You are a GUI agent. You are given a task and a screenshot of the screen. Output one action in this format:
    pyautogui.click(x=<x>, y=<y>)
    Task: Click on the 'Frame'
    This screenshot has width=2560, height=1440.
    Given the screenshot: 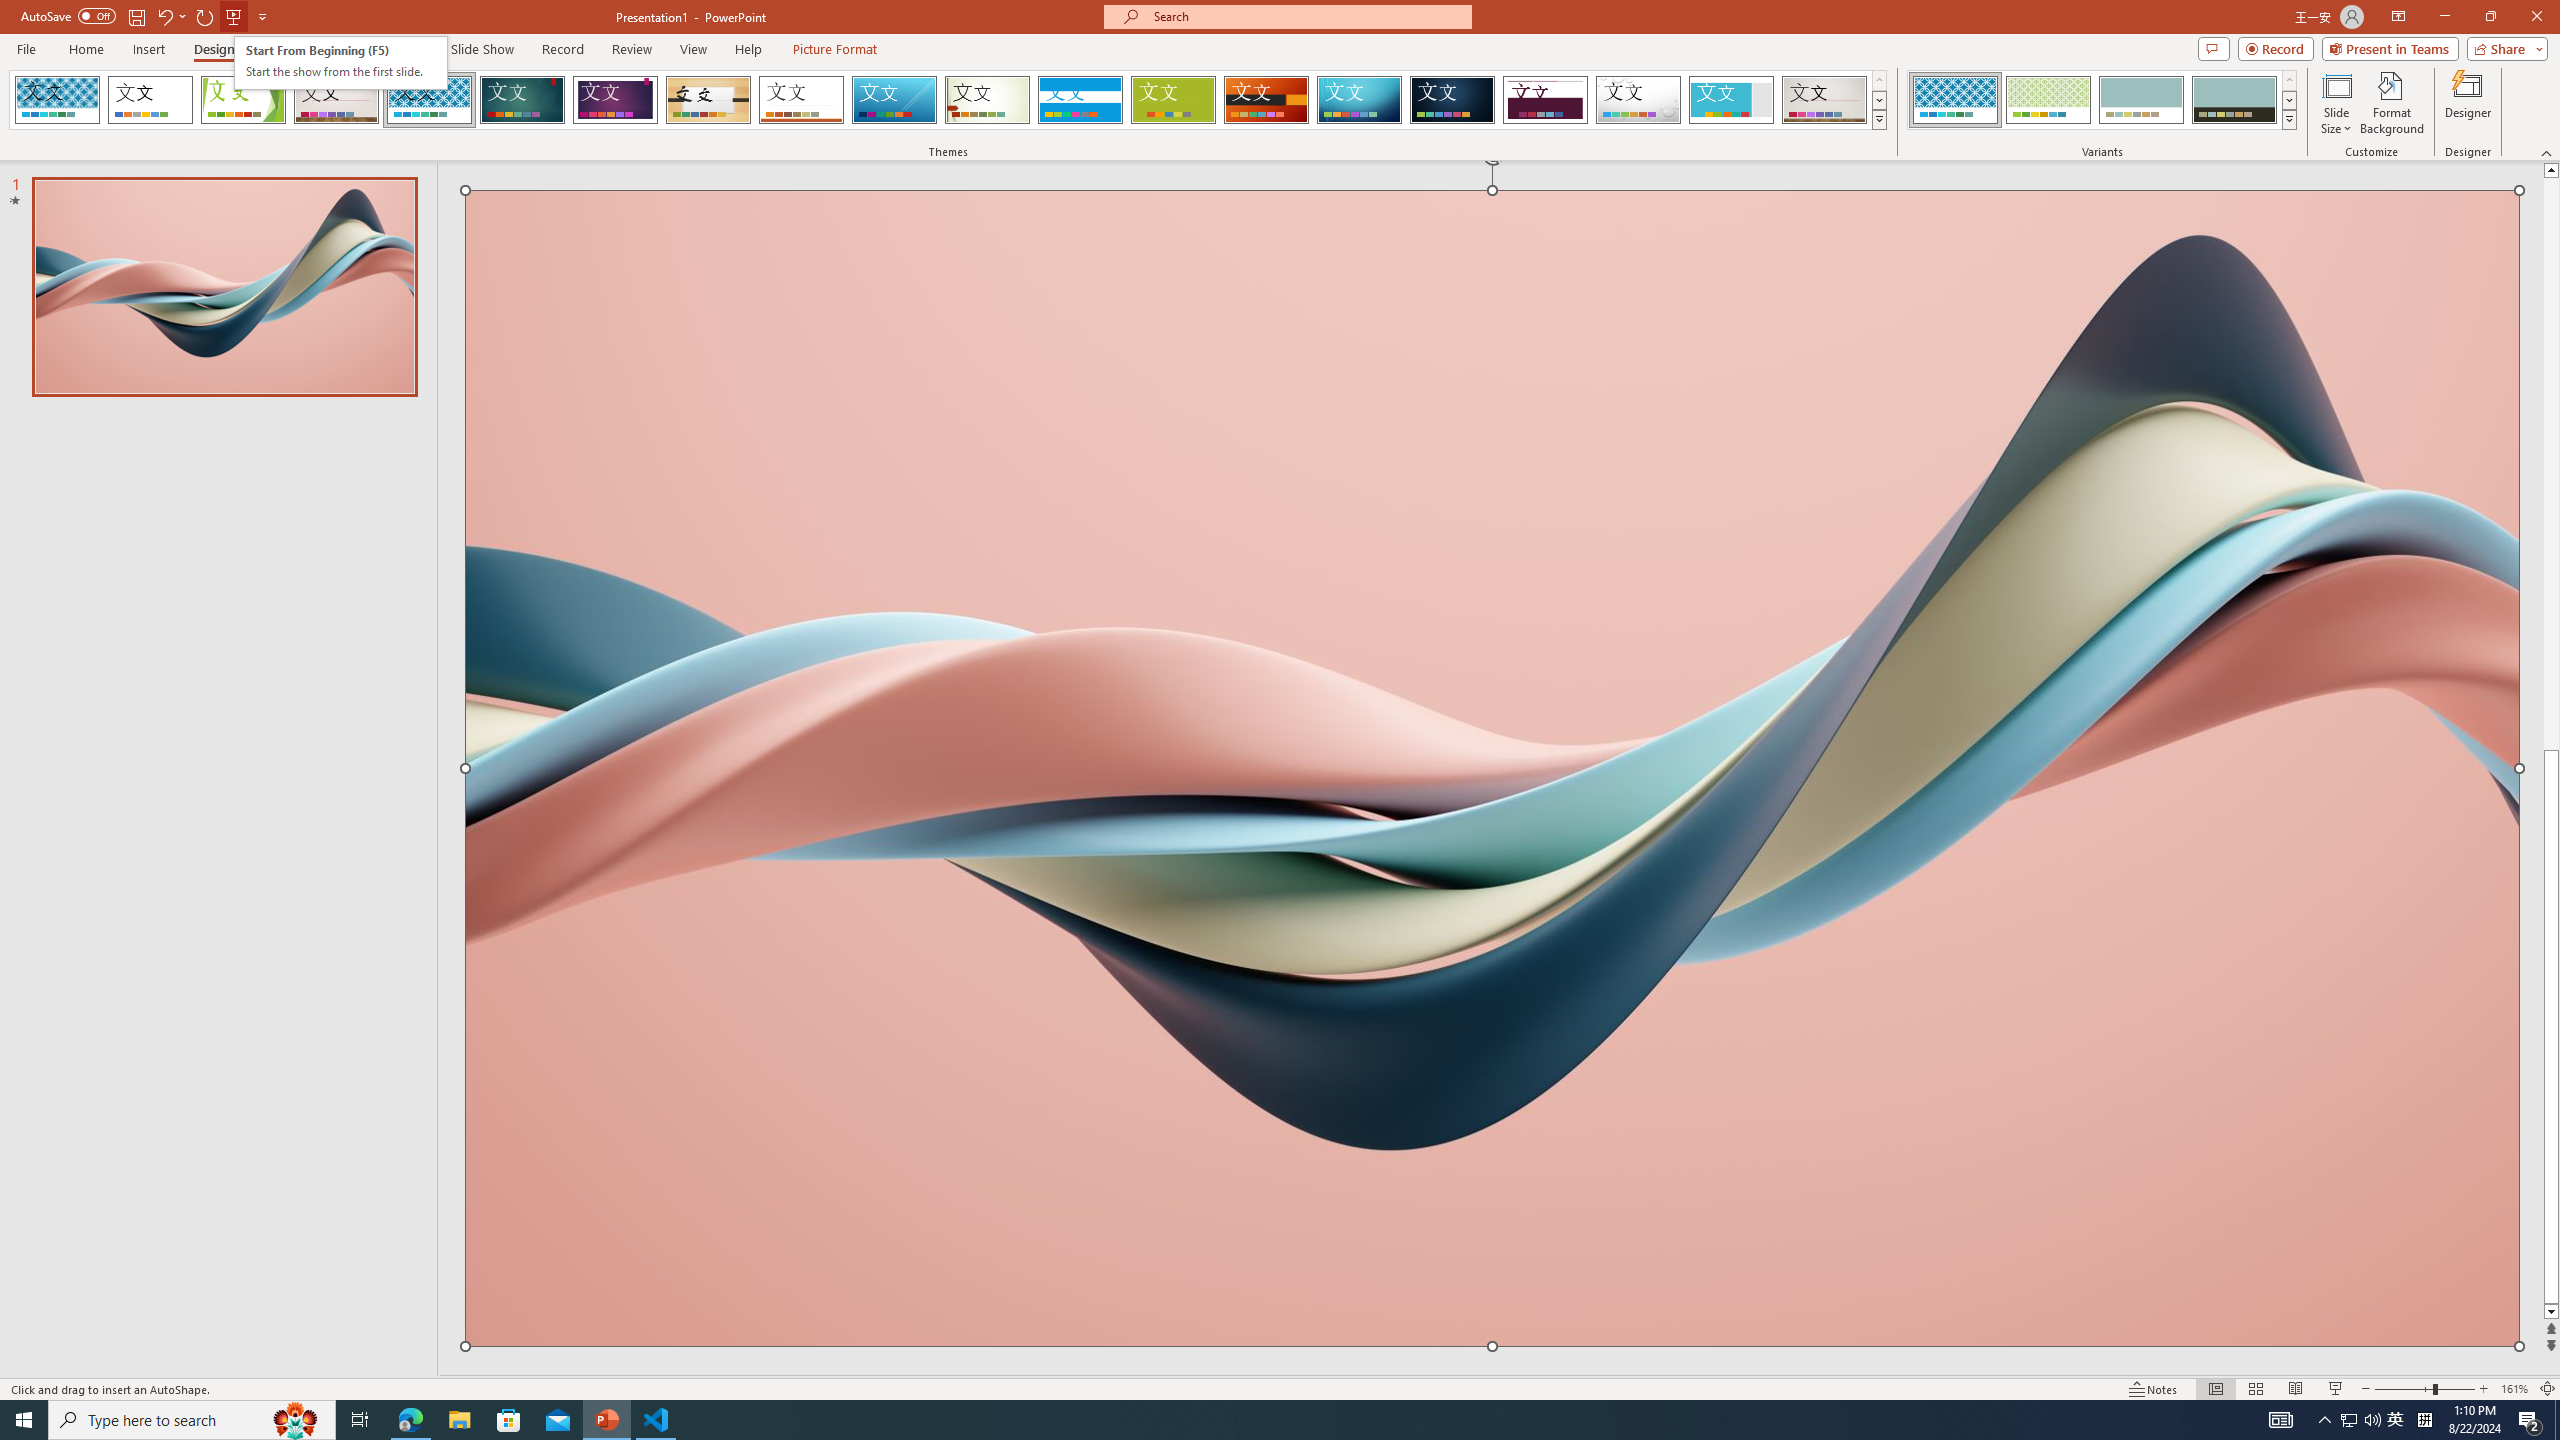 What is the action you would take?
    pyautogui.click(x=1731, y=99)
    